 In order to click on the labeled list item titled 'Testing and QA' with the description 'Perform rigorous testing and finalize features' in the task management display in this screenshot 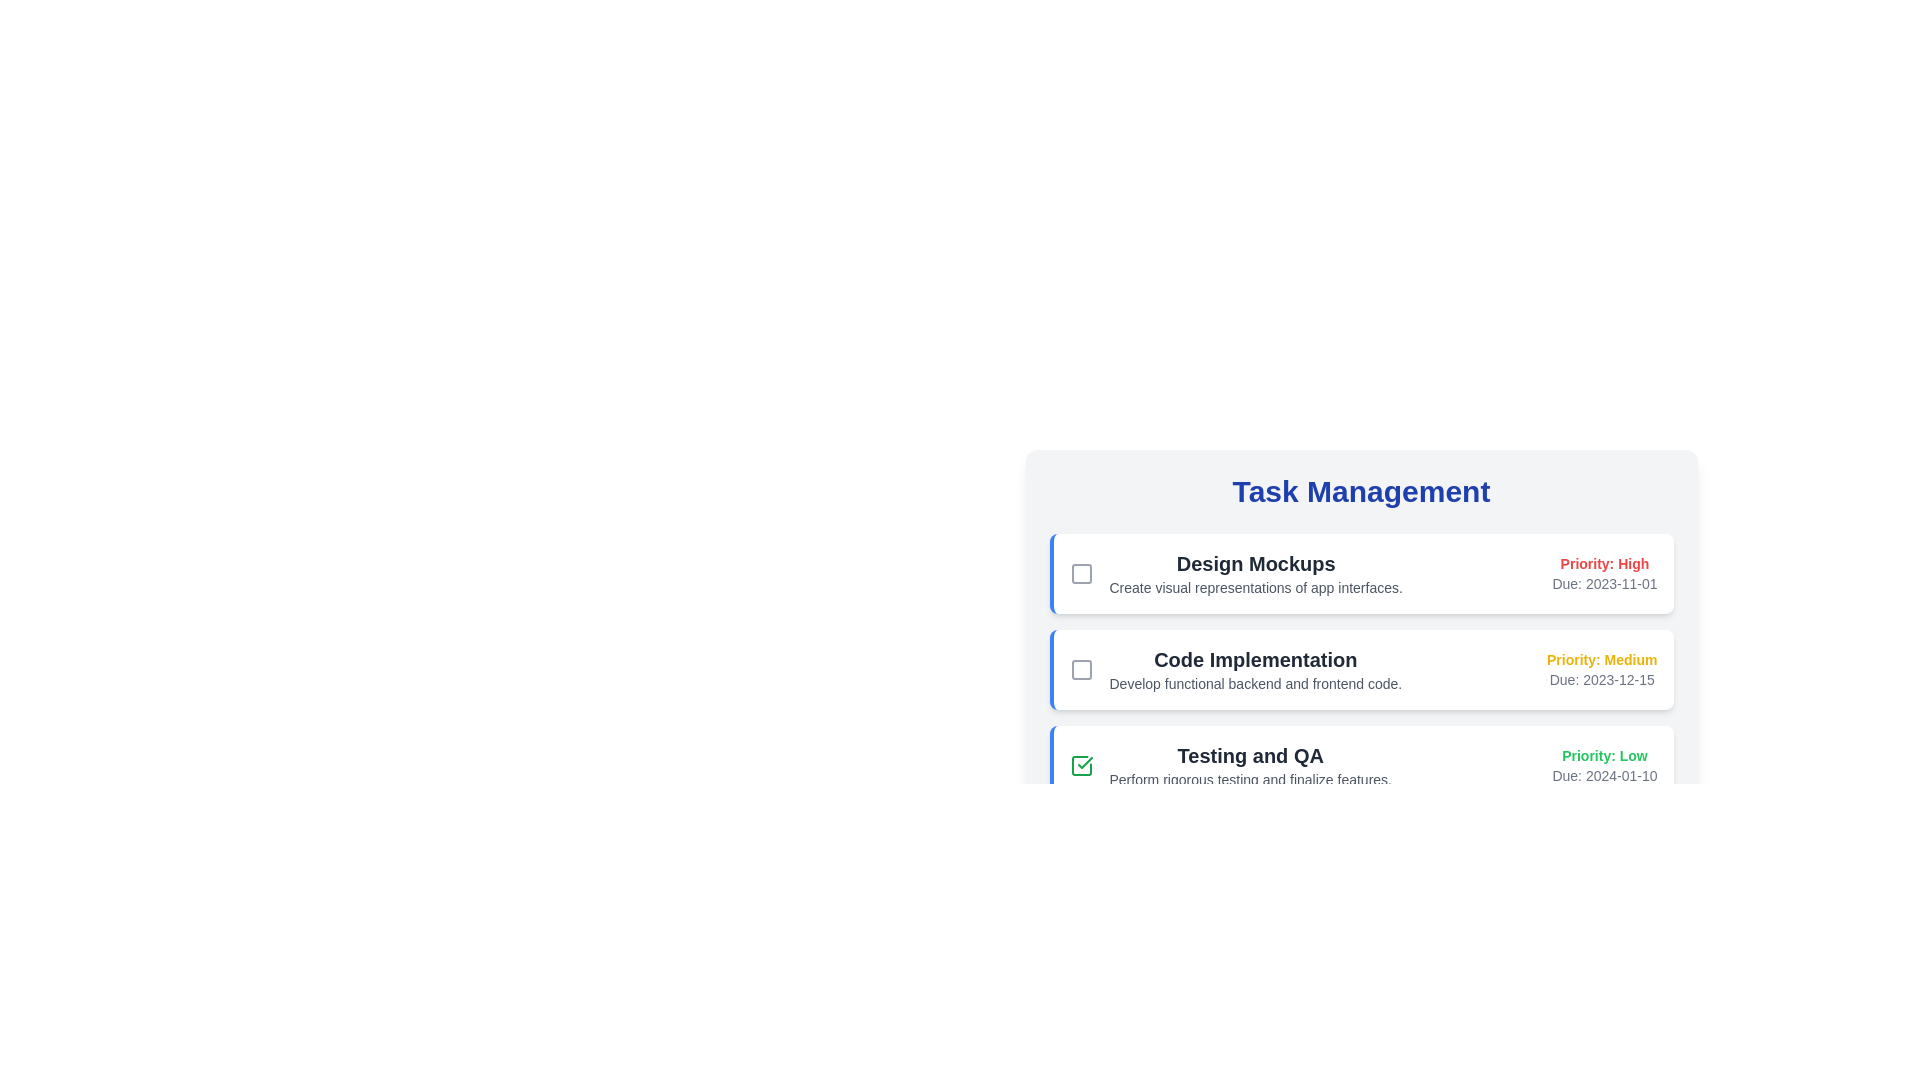, I will do `click(1229, 765)`.